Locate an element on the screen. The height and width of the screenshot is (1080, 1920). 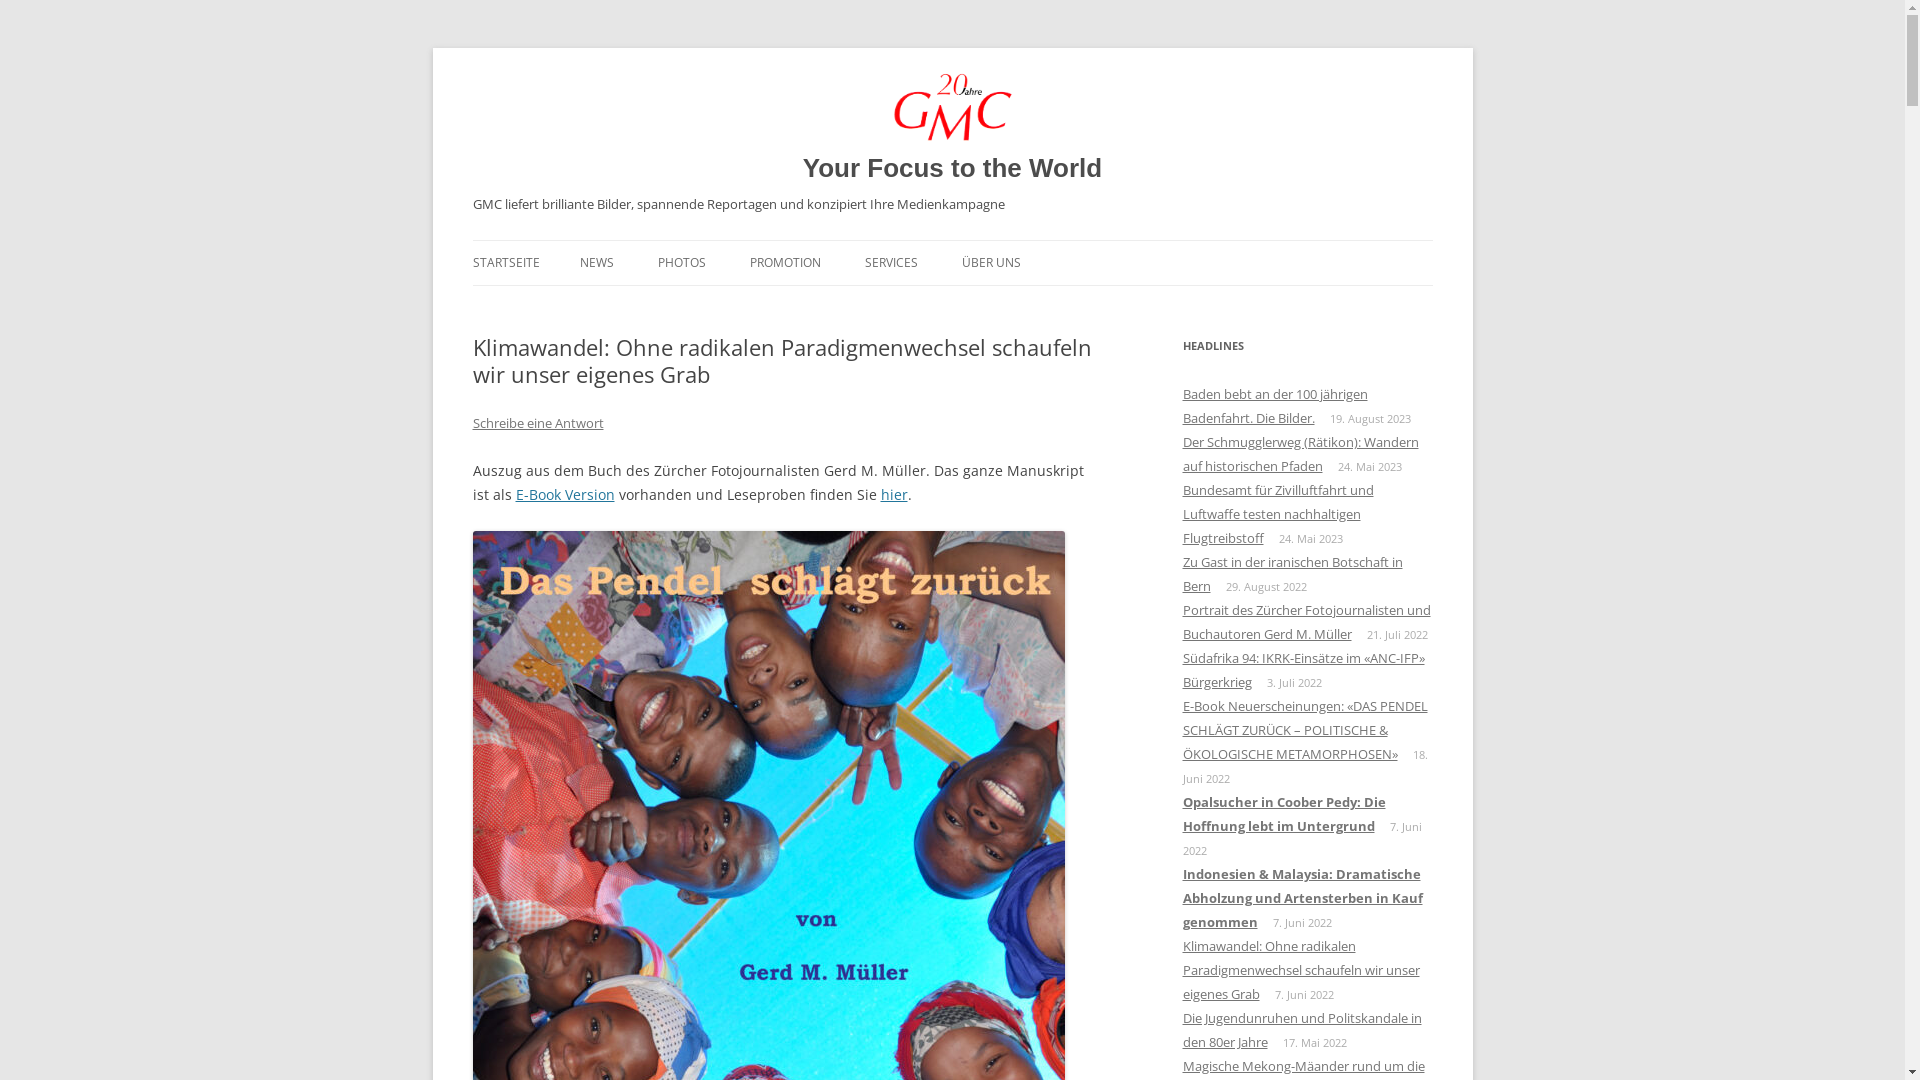
'DESIGN' is located at coordinates (964, 305).